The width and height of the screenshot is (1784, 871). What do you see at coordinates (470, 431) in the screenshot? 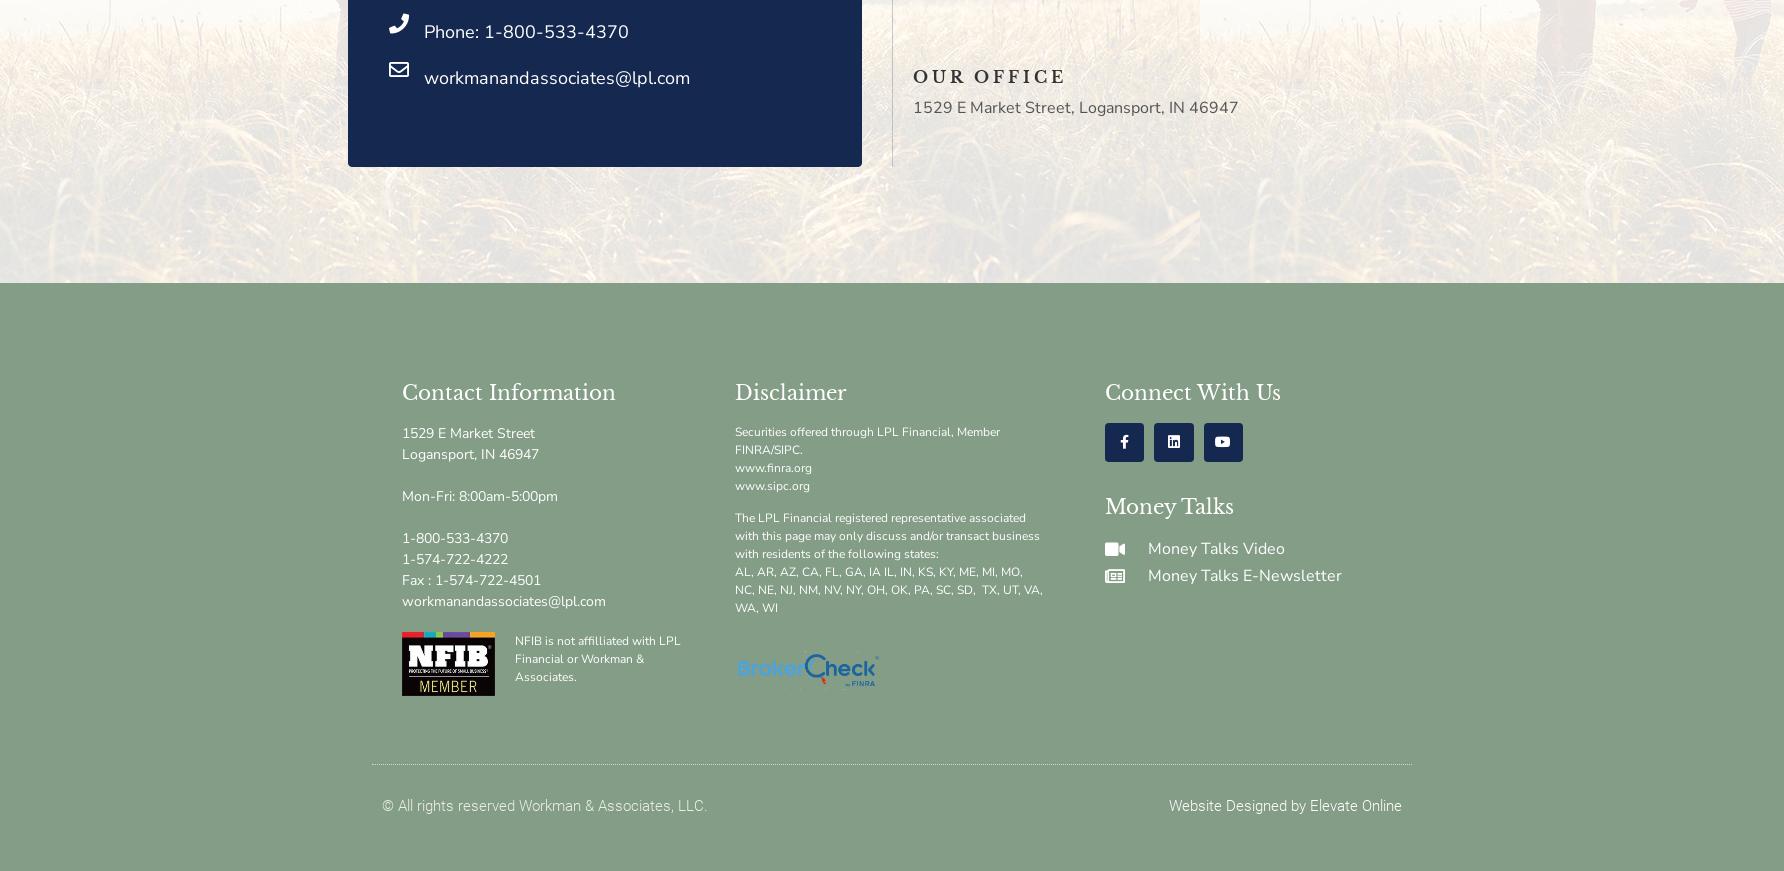
I see `'1529 E Market Street'` at bounding box center [470, 431].